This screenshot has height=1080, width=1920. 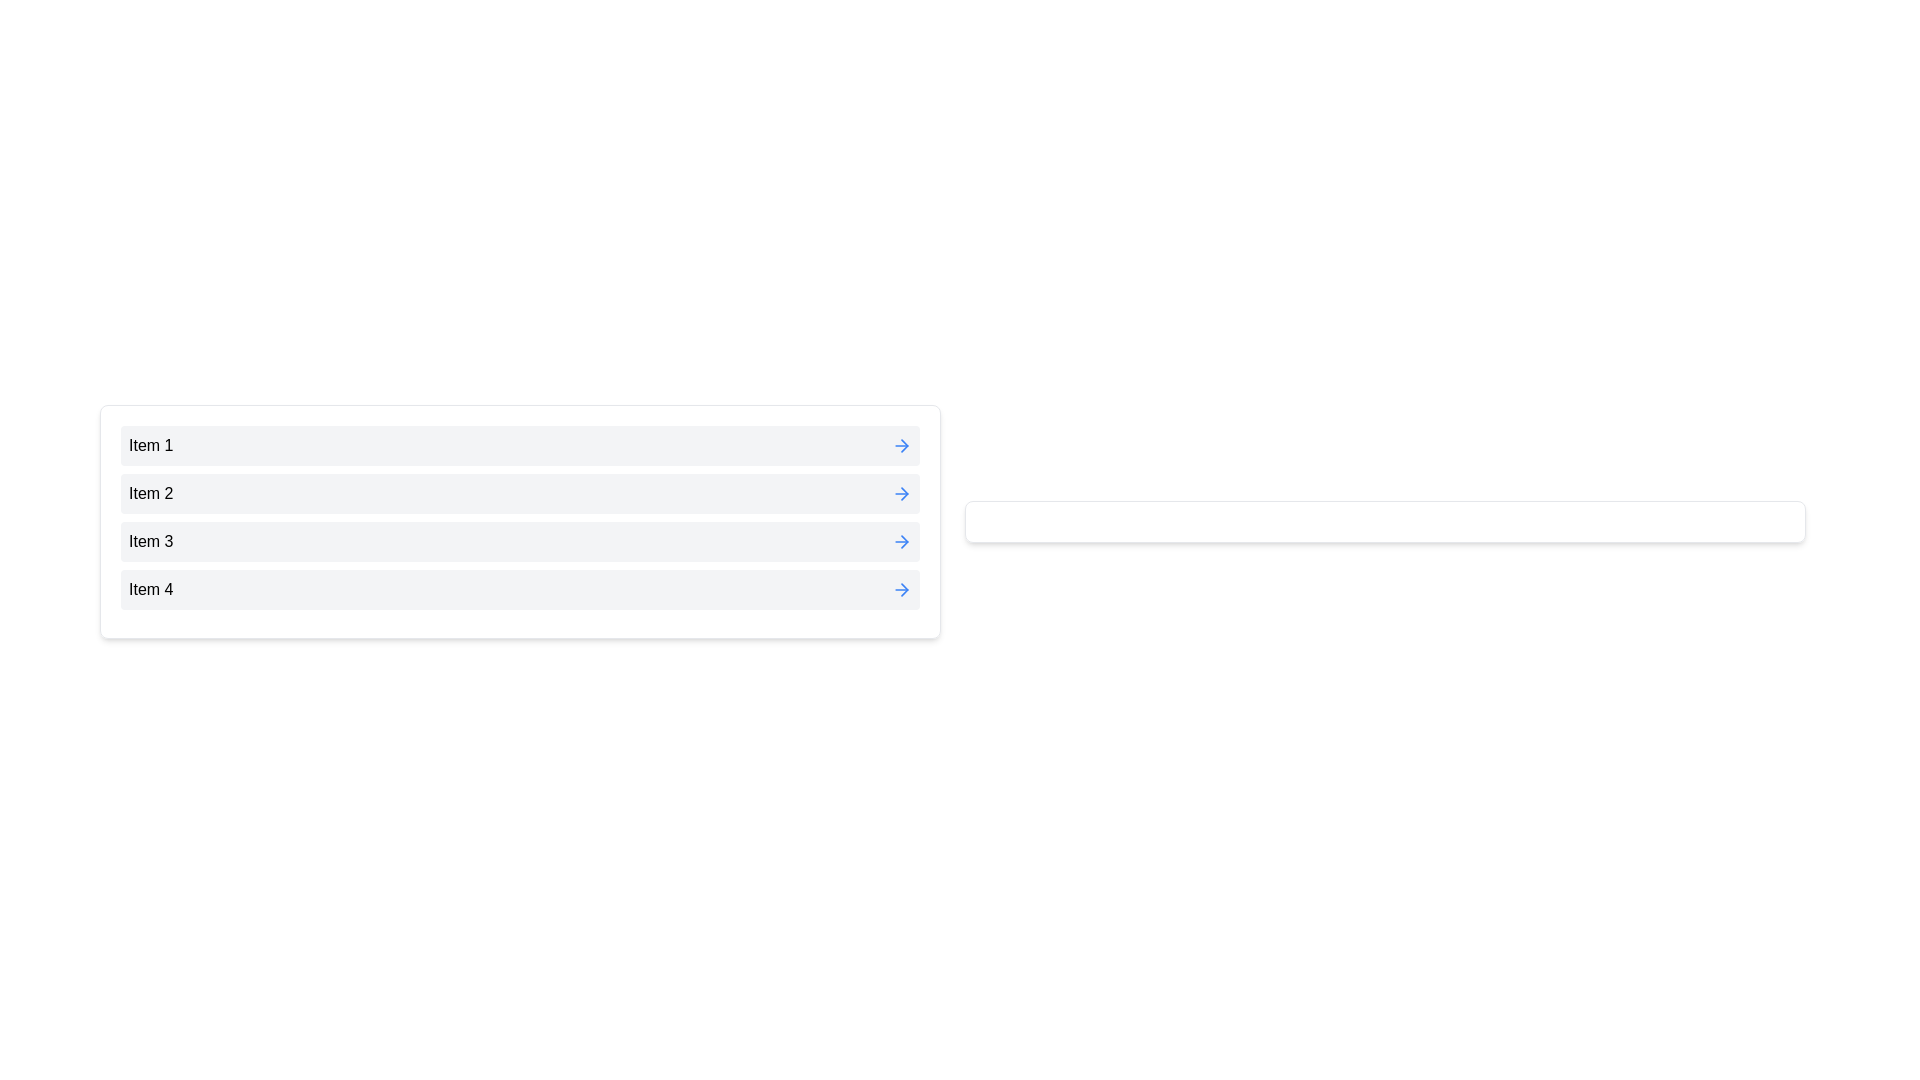 I want to click on the blue arrow button next to Item 1 to move it to the right list, so click(x=901, y=445).